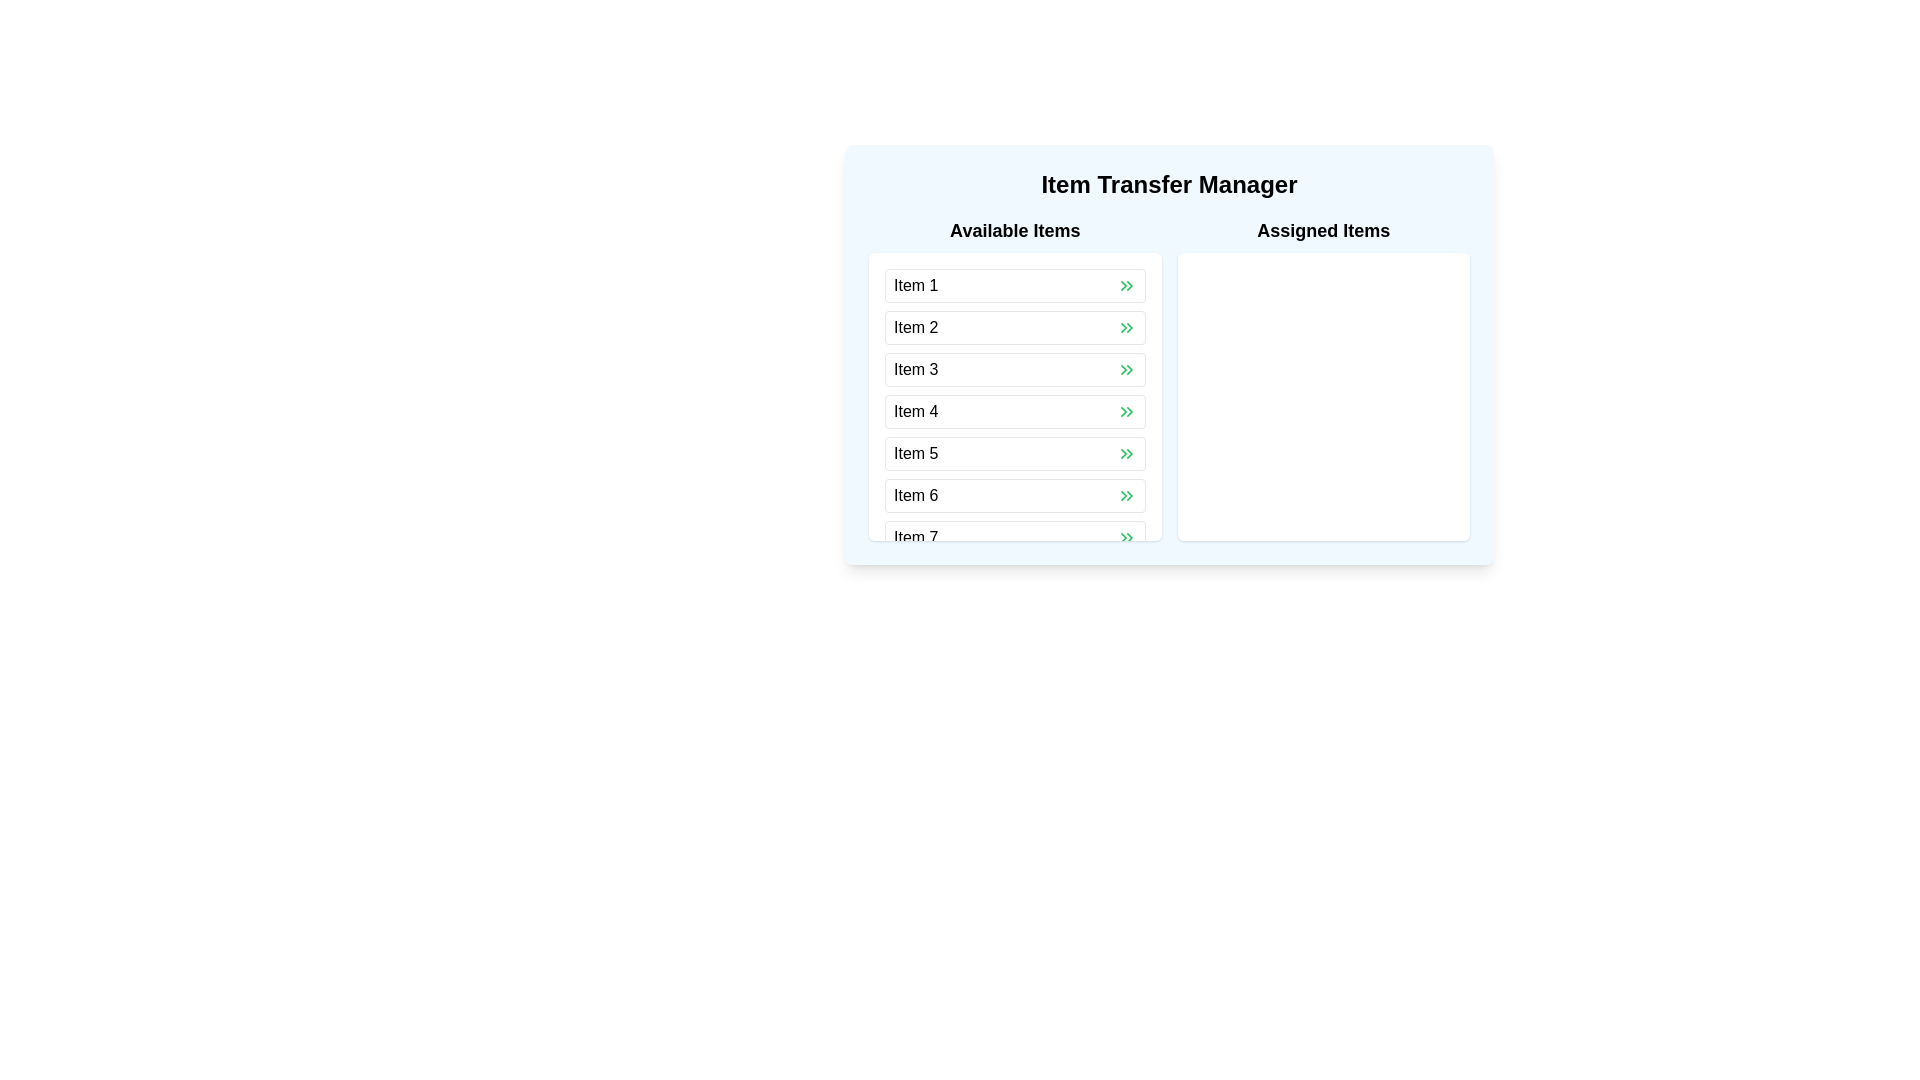 The width and height of the screenshot is (1920, 1080). What do you see at coordinates (915, 326) in the screenshot?
I see `the second item Text label in the 'Available Items' column of the 'Item Transfer Manager' interface, which serves as a non-interactive display label` at bounding box center [915, 326].